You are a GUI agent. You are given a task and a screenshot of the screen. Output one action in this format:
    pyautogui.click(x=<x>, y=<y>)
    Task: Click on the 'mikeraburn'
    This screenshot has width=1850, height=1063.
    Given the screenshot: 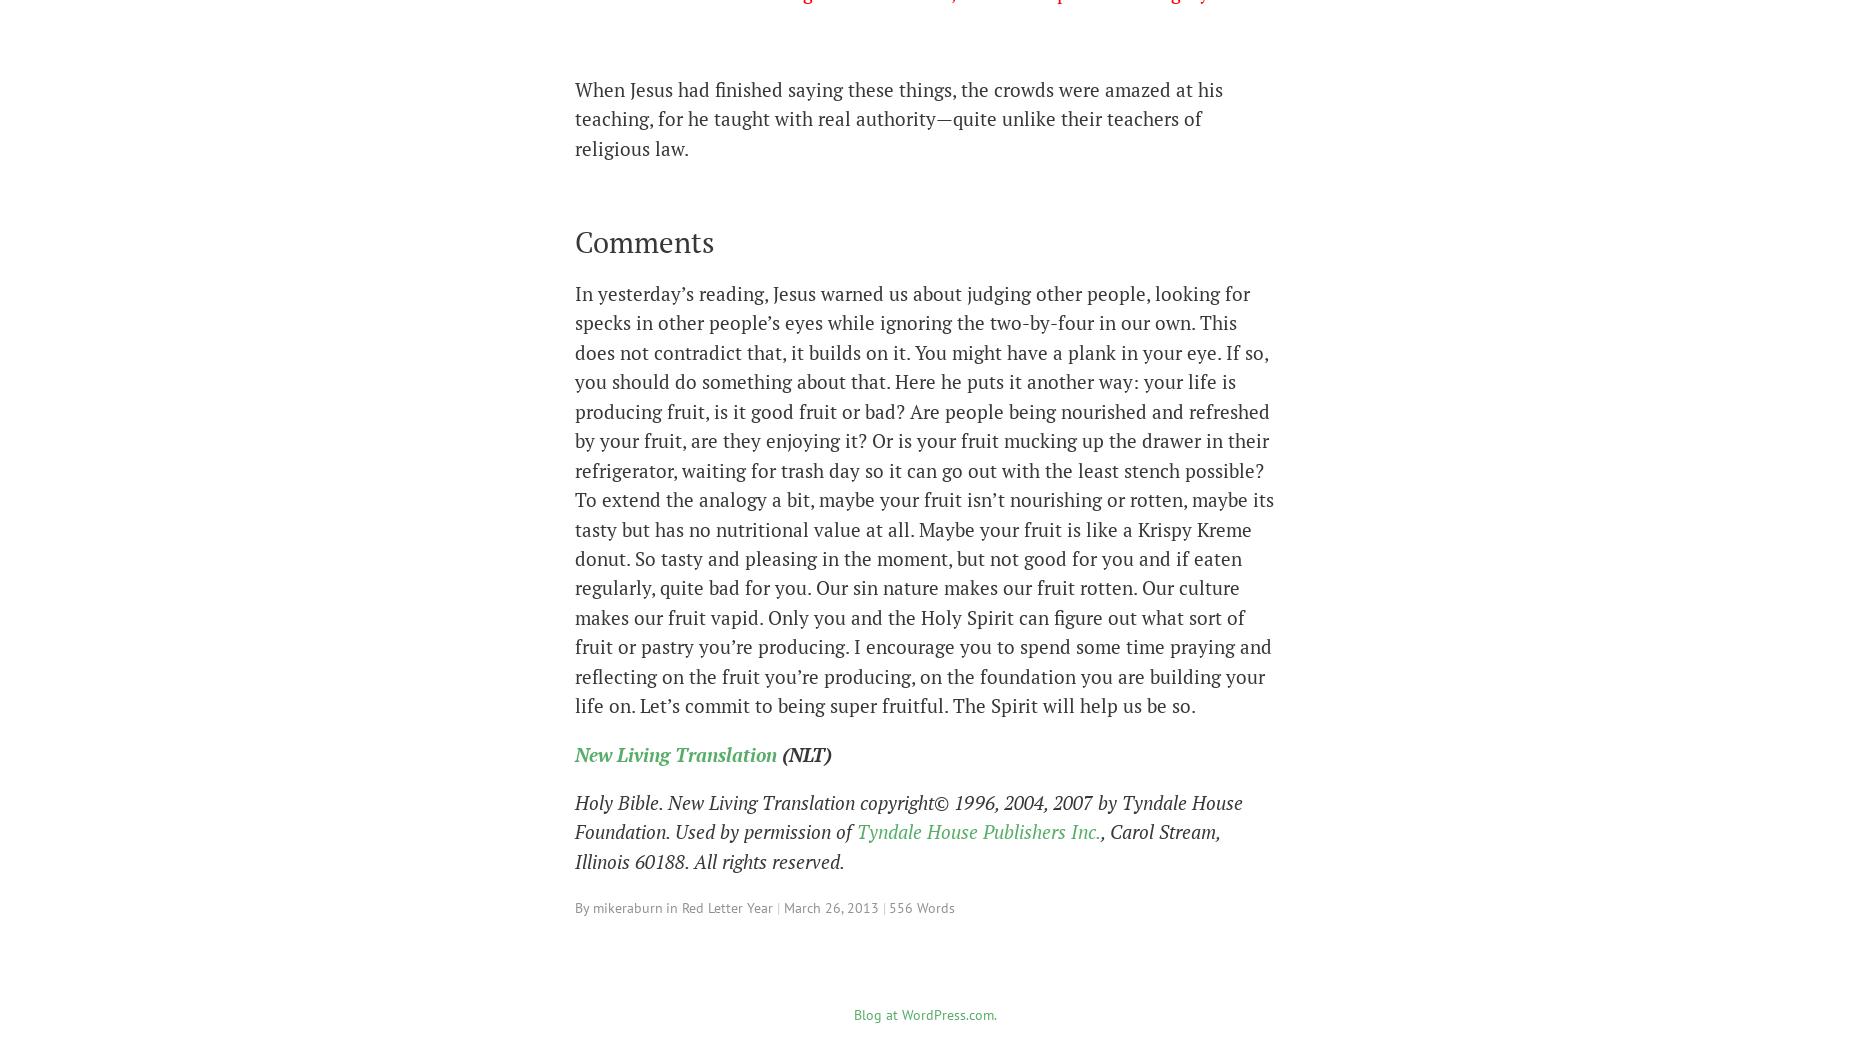 What is the action you would take?
    pyautogui.click(x=628, y=907)
    